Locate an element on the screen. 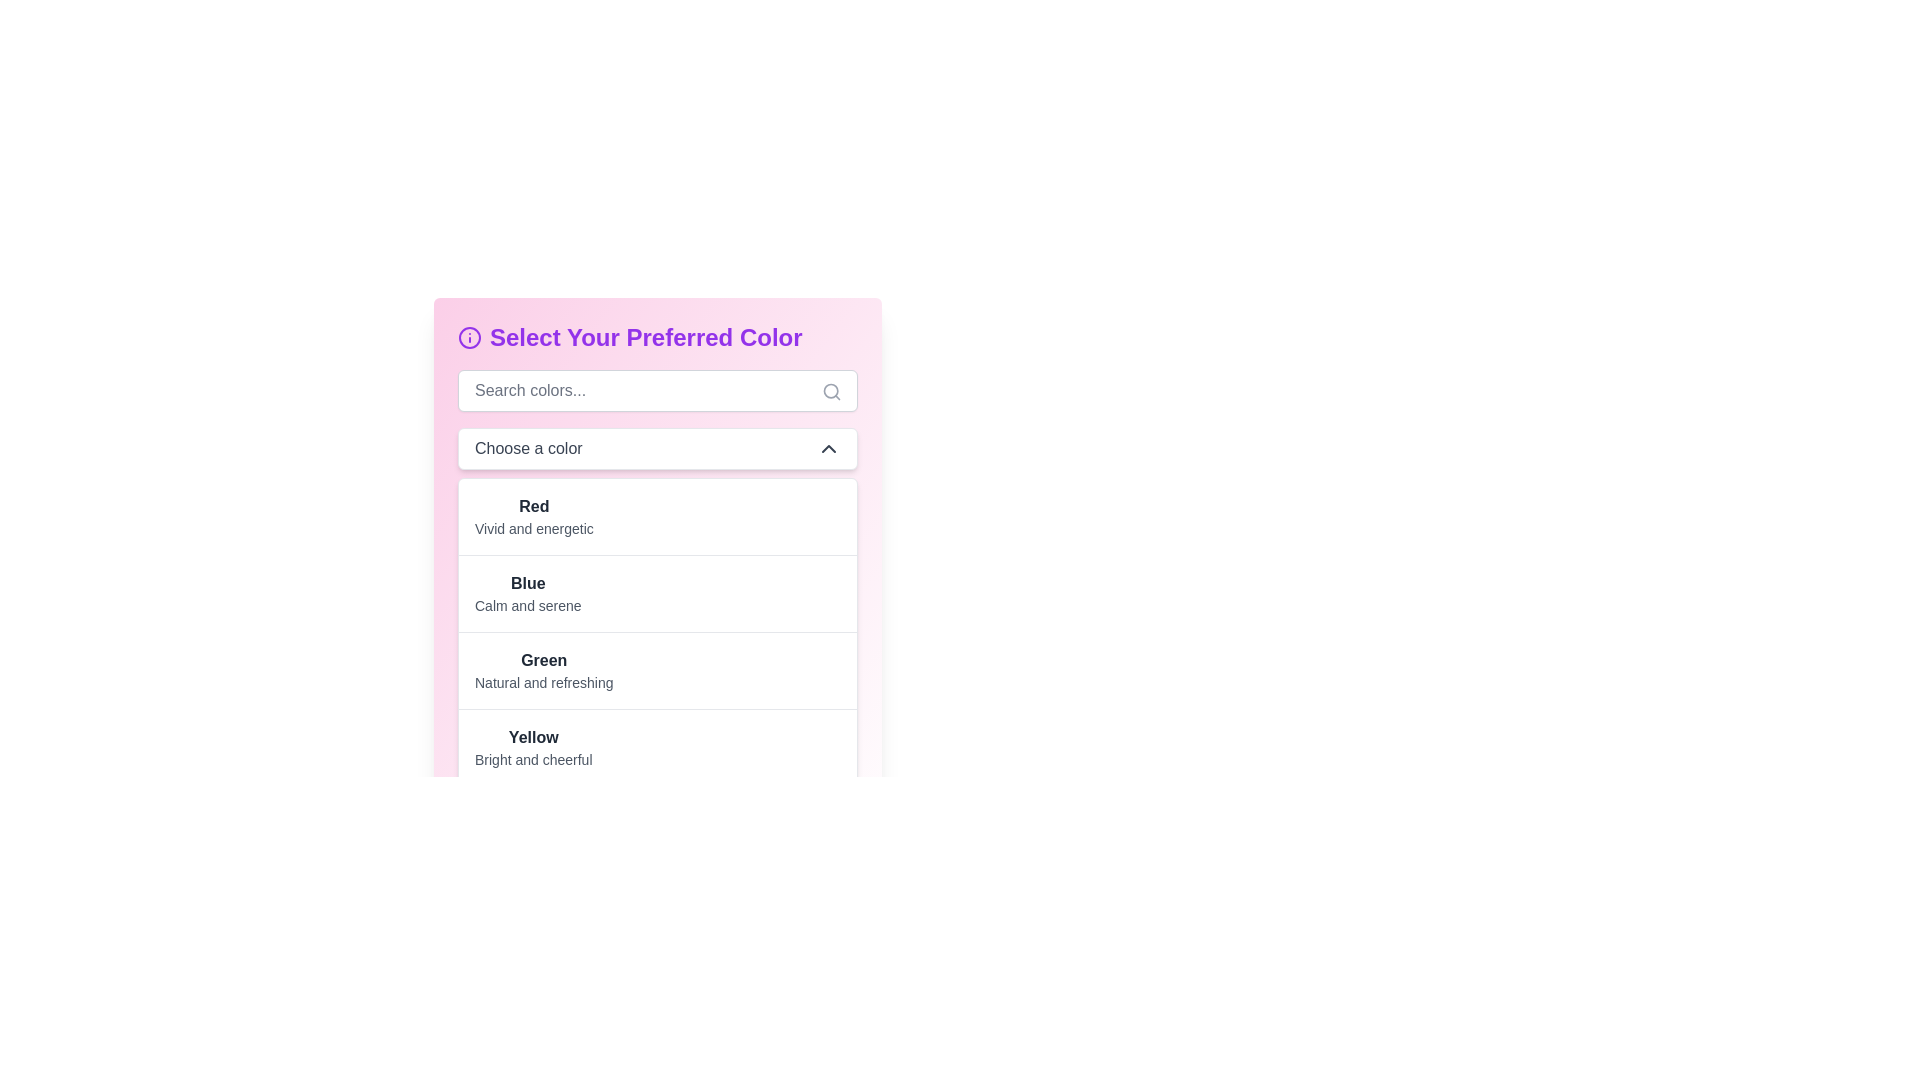  the list item representing the color 'Blue', which is the second item in the scrollable list below the 'Choose a color' dropdown is located at coordinates (657, 592).